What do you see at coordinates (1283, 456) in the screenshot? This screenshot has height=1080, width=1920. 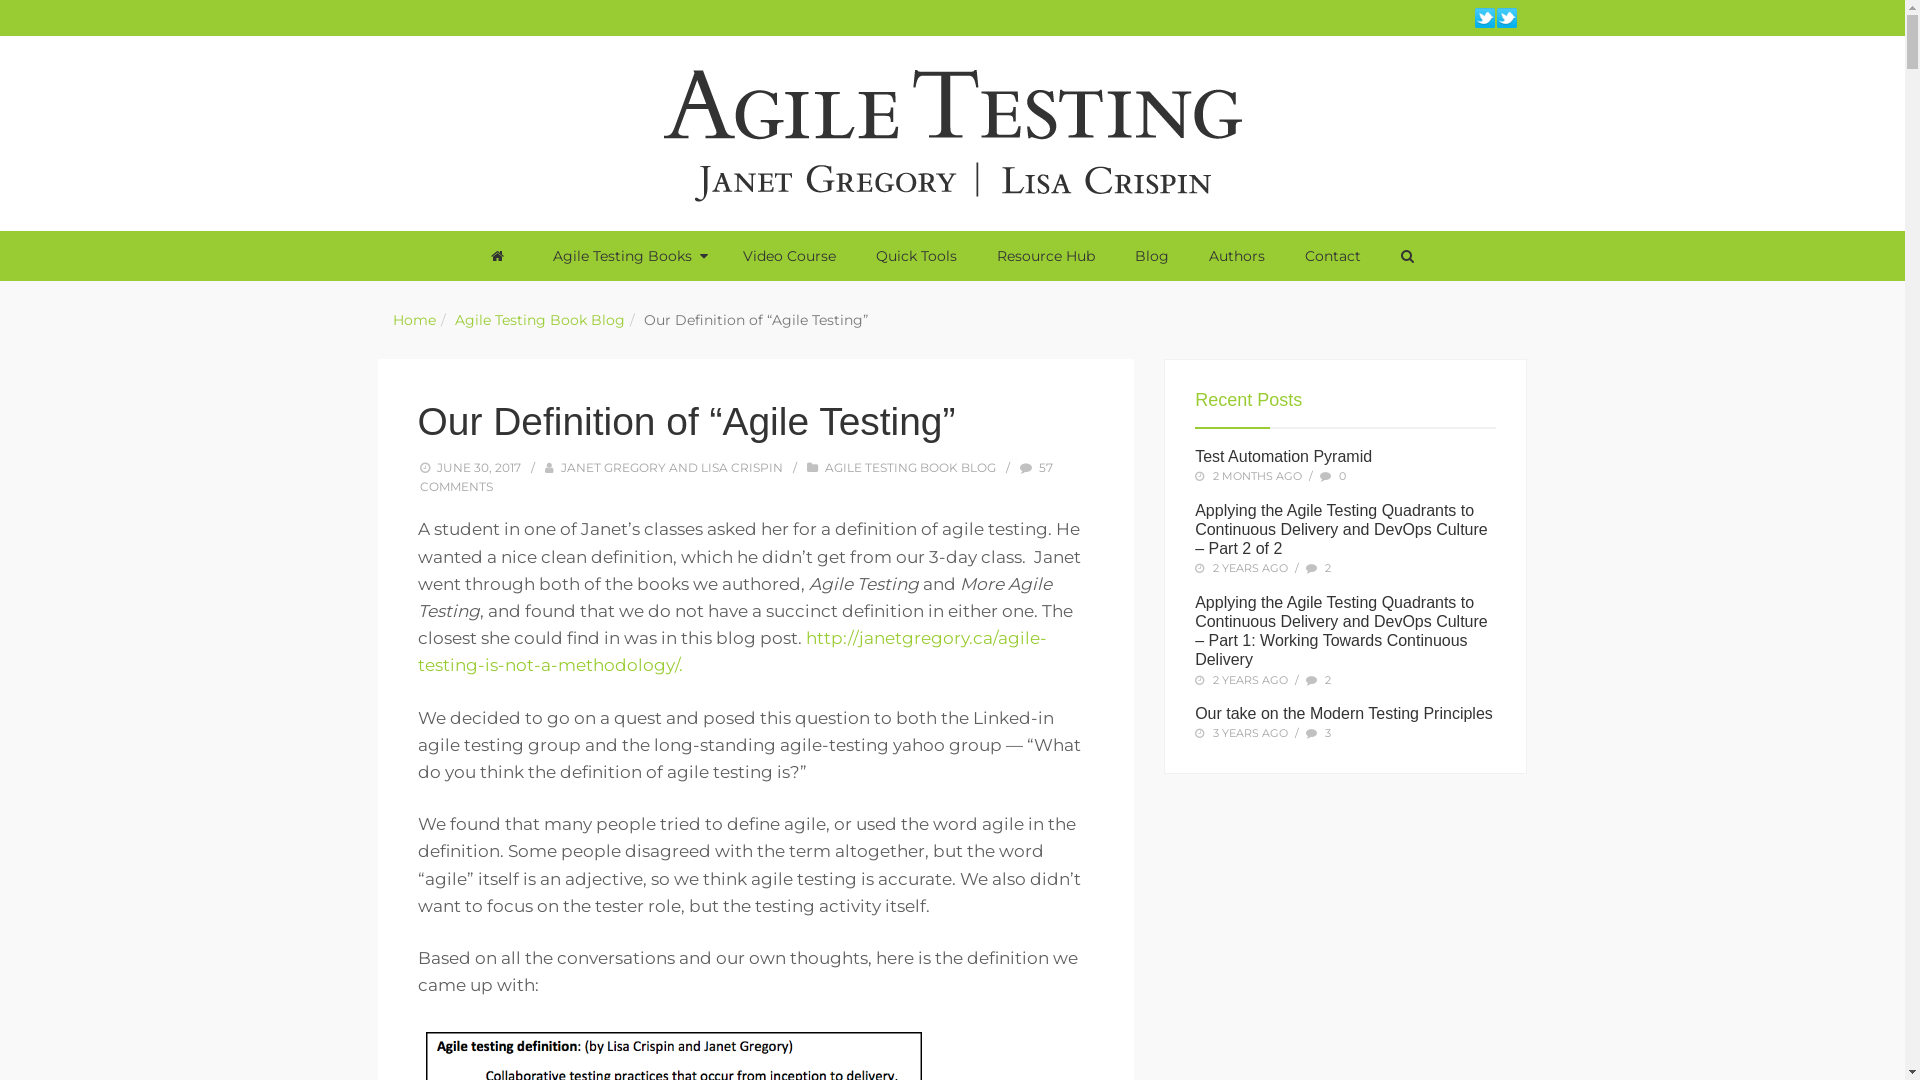 I see `'Test Automation Pyramid'` at bounding box center [1283, 456].